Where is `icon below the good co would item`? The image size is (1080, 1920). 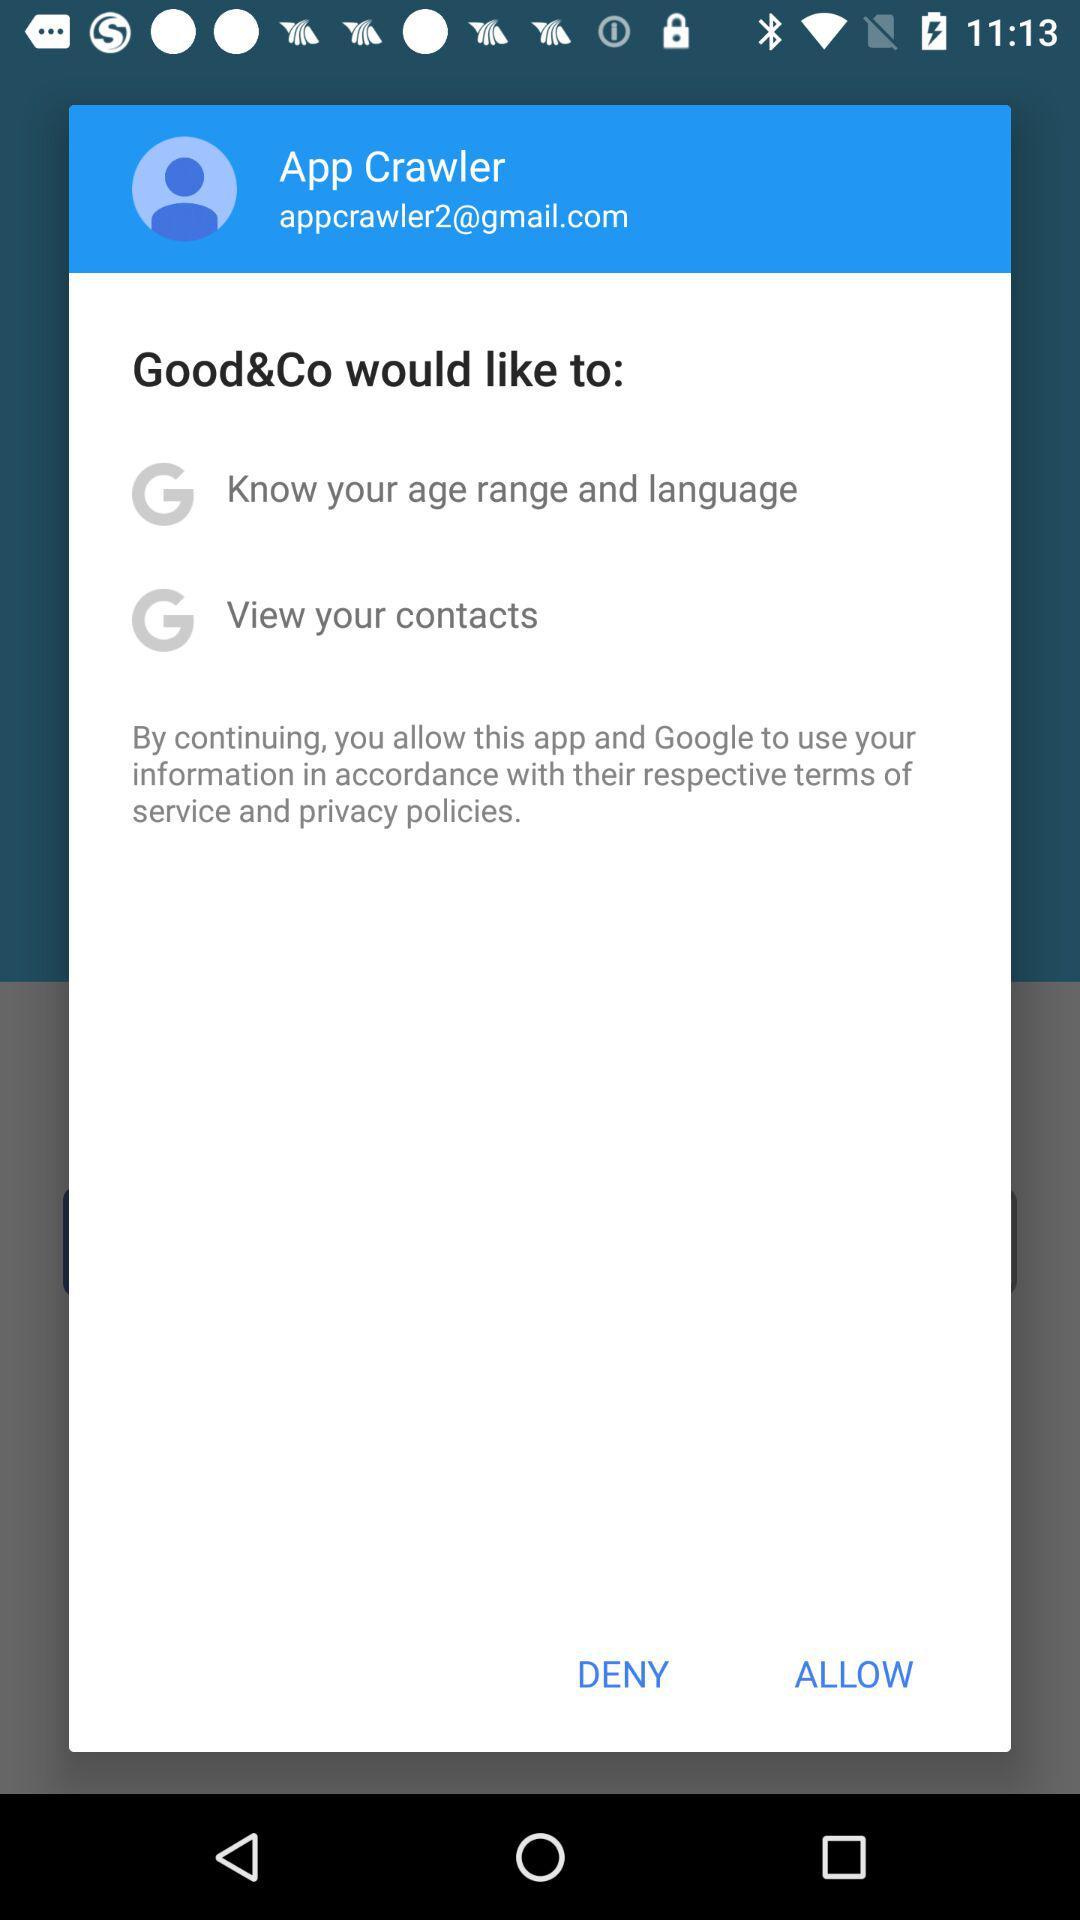
icon below the good co would item is located at coordinates (511, 487).